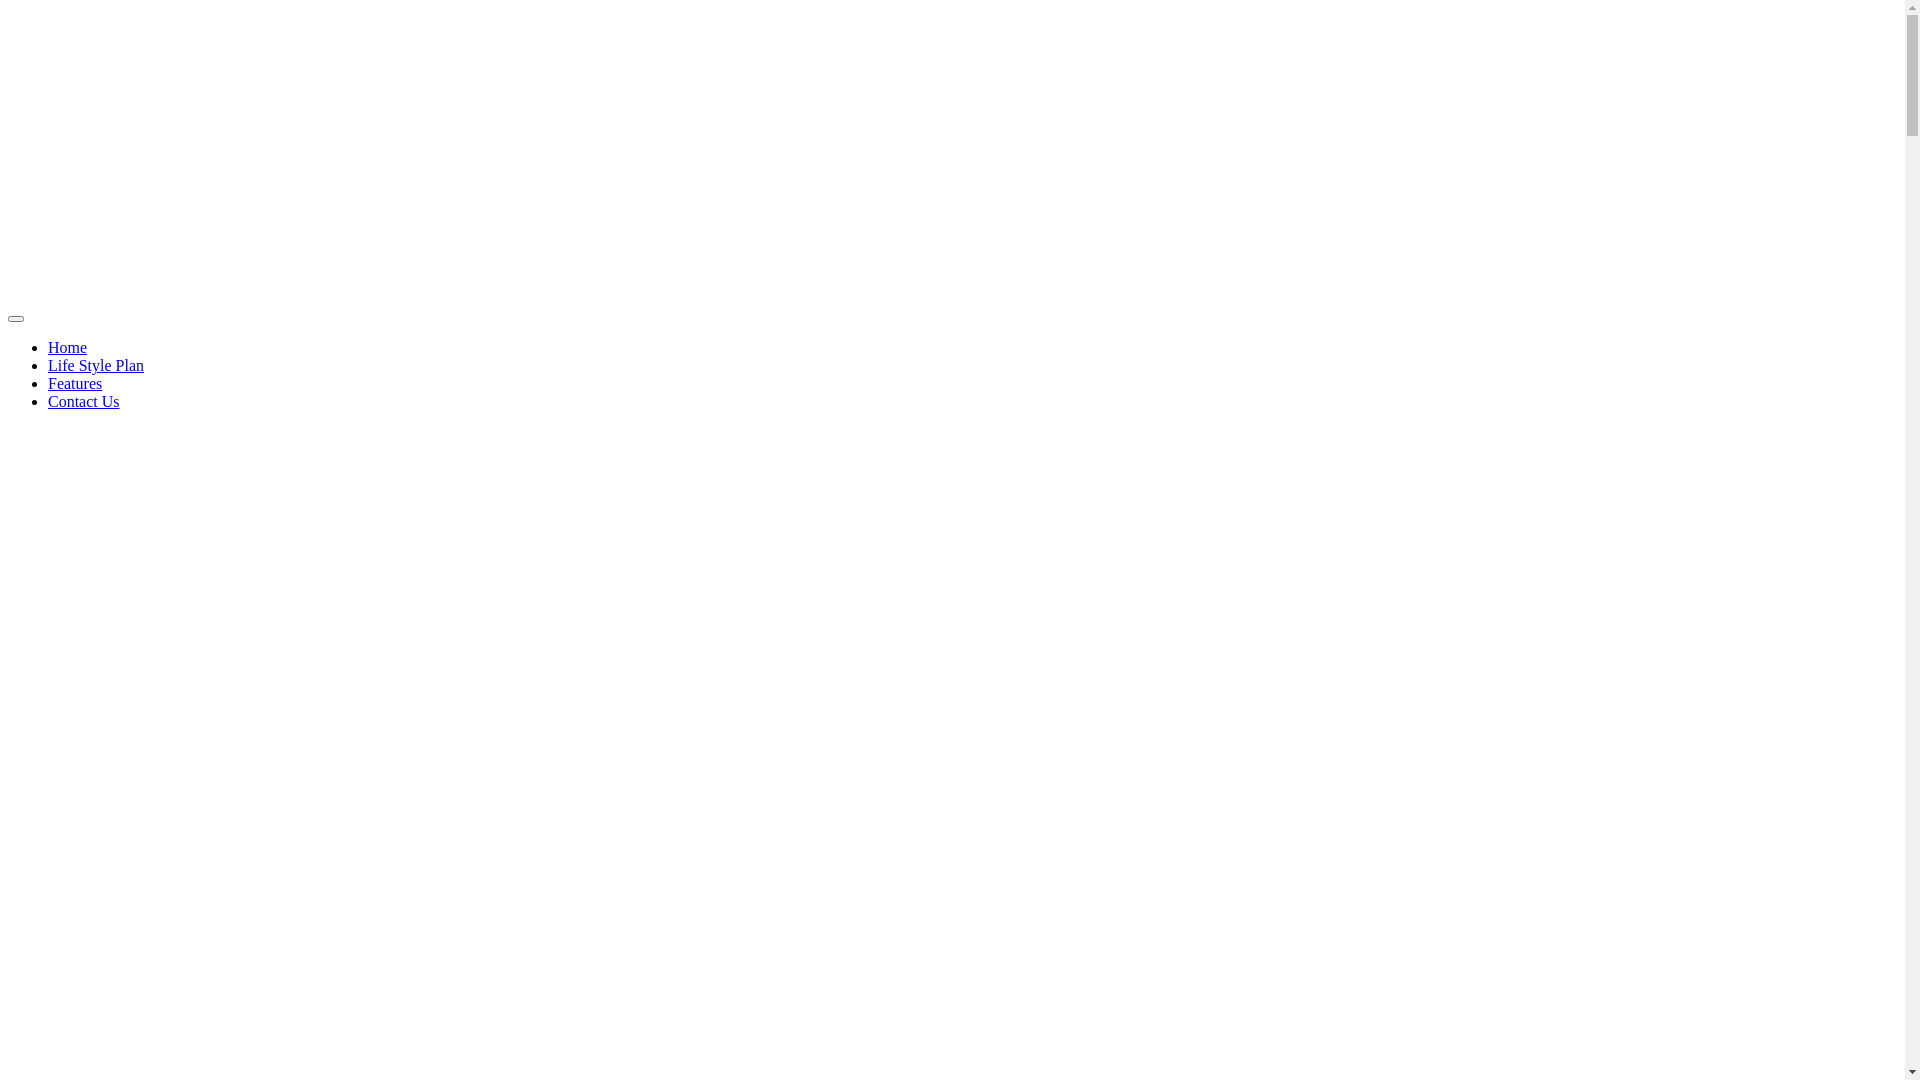 The image size is (1920, 1080). What do you see at coordinates (67, 346) in the screenshot?
I see `'Home'` at bounding box center [67, 346].